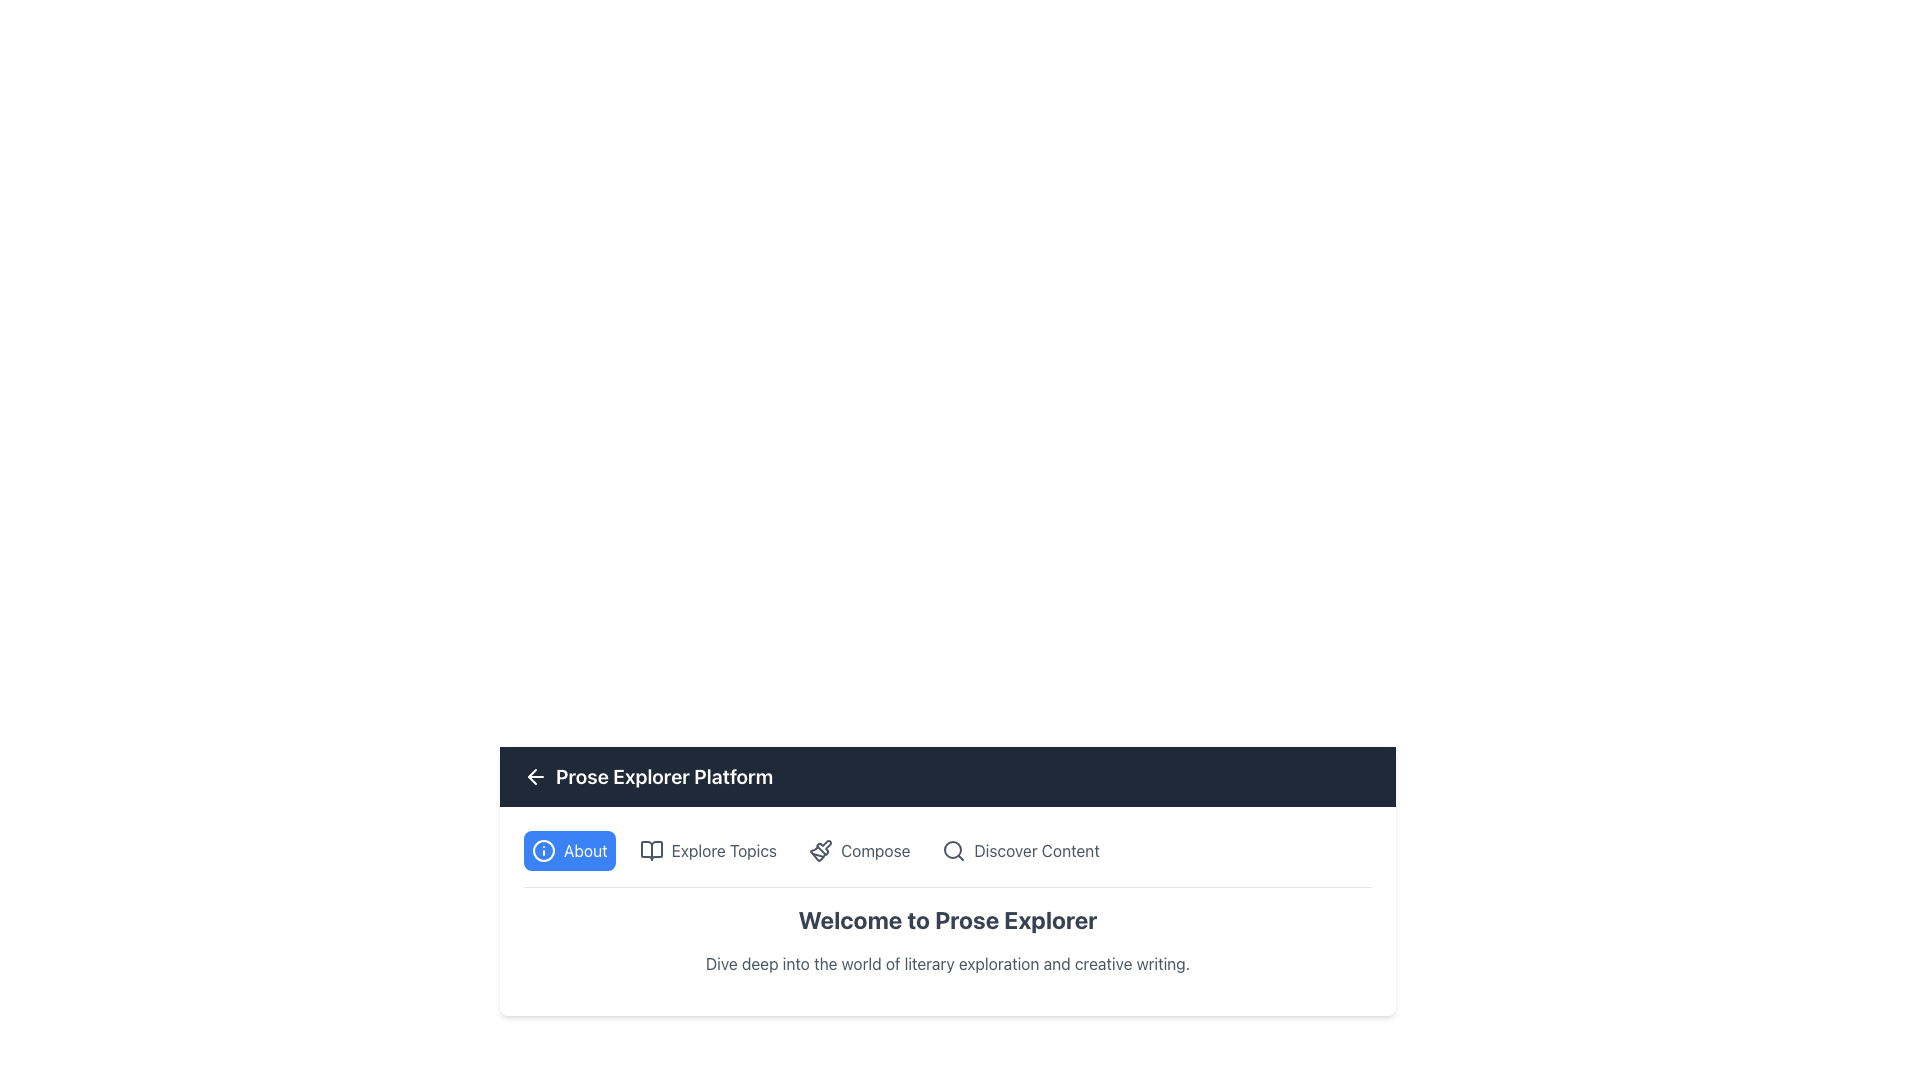 This screenshot has height=1080, width=1920. Describe the element at coordinates (947, 940) in the screenshot. I see `the introductory text label of the 'Prose Explorer' platform, which is centrally located beneath the navigation bar and above the content area` at that location.